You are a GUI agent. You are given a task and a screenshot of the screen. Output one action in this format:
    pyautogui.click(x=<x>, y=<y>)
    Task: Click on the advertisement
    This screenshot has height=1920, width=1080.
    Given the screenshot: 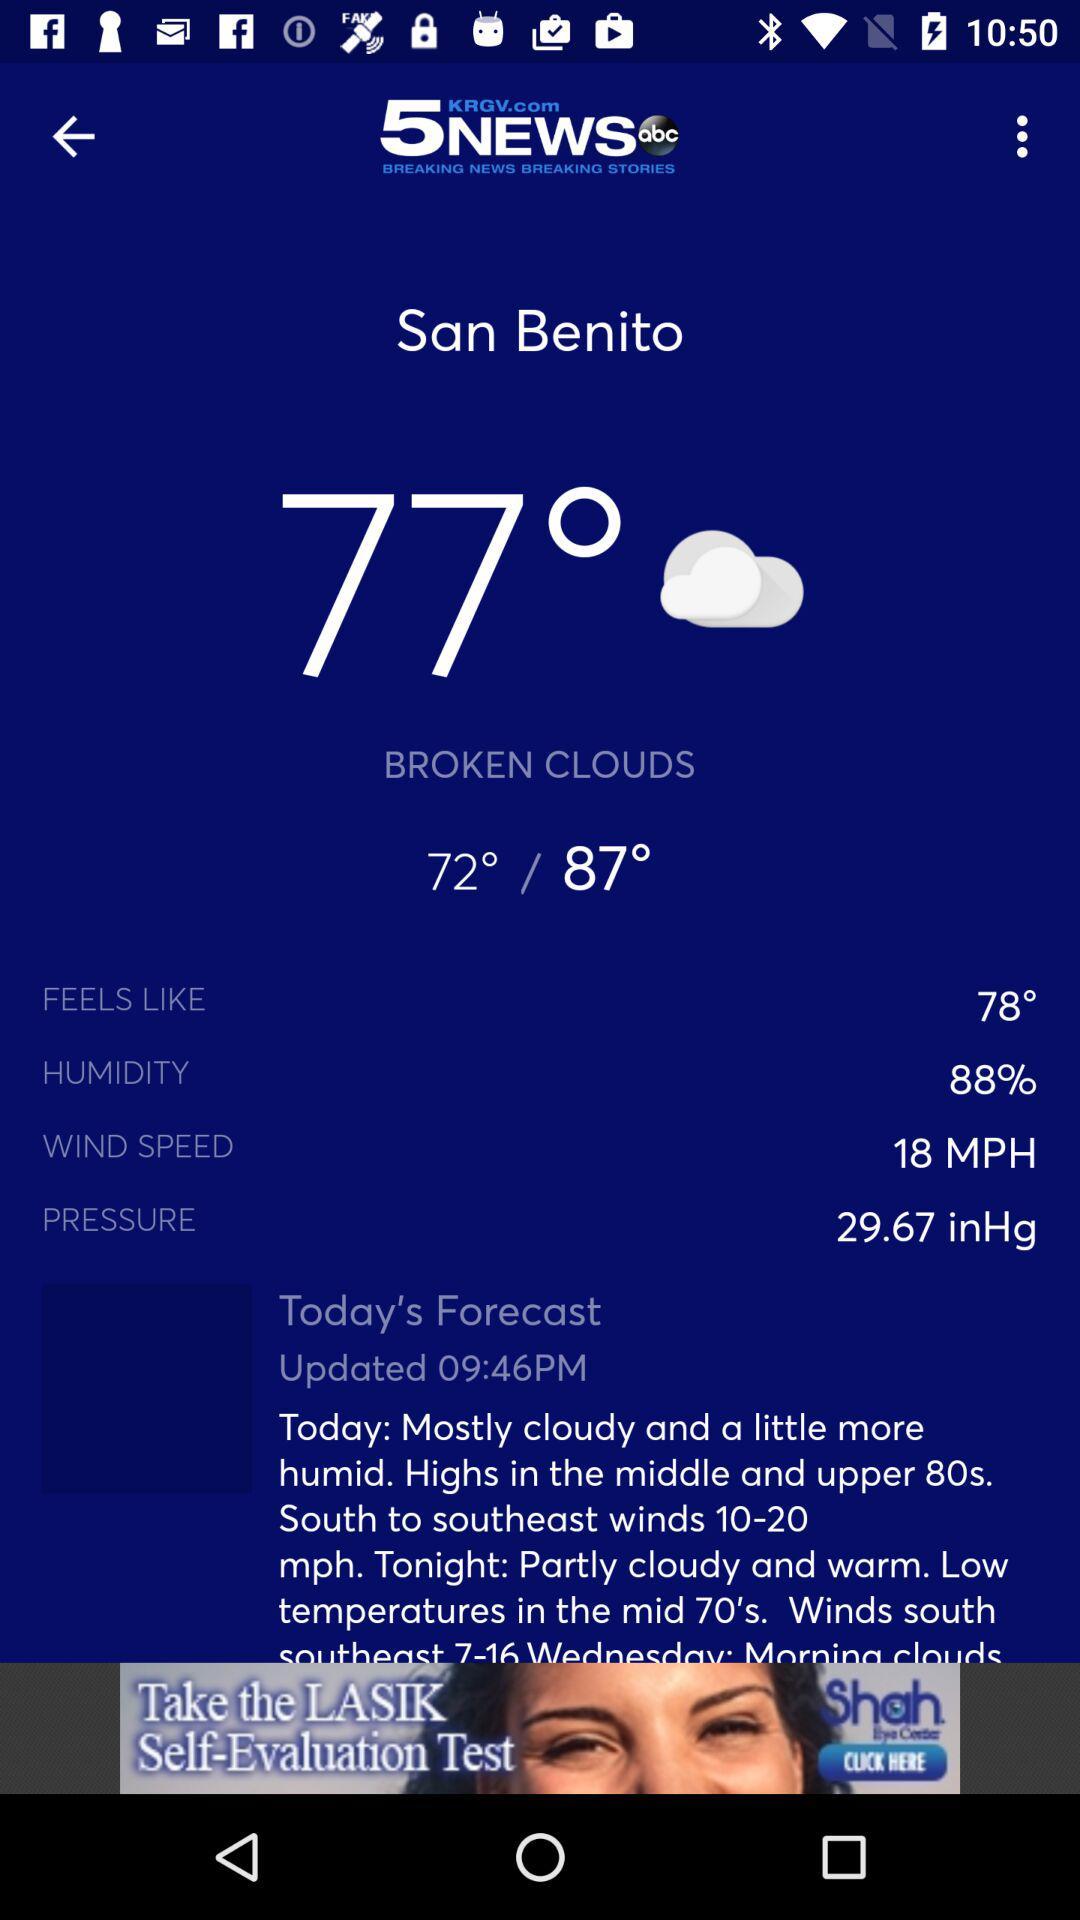 What is the action you would take?
    pyautogui.click(x=540, y=1727)
    